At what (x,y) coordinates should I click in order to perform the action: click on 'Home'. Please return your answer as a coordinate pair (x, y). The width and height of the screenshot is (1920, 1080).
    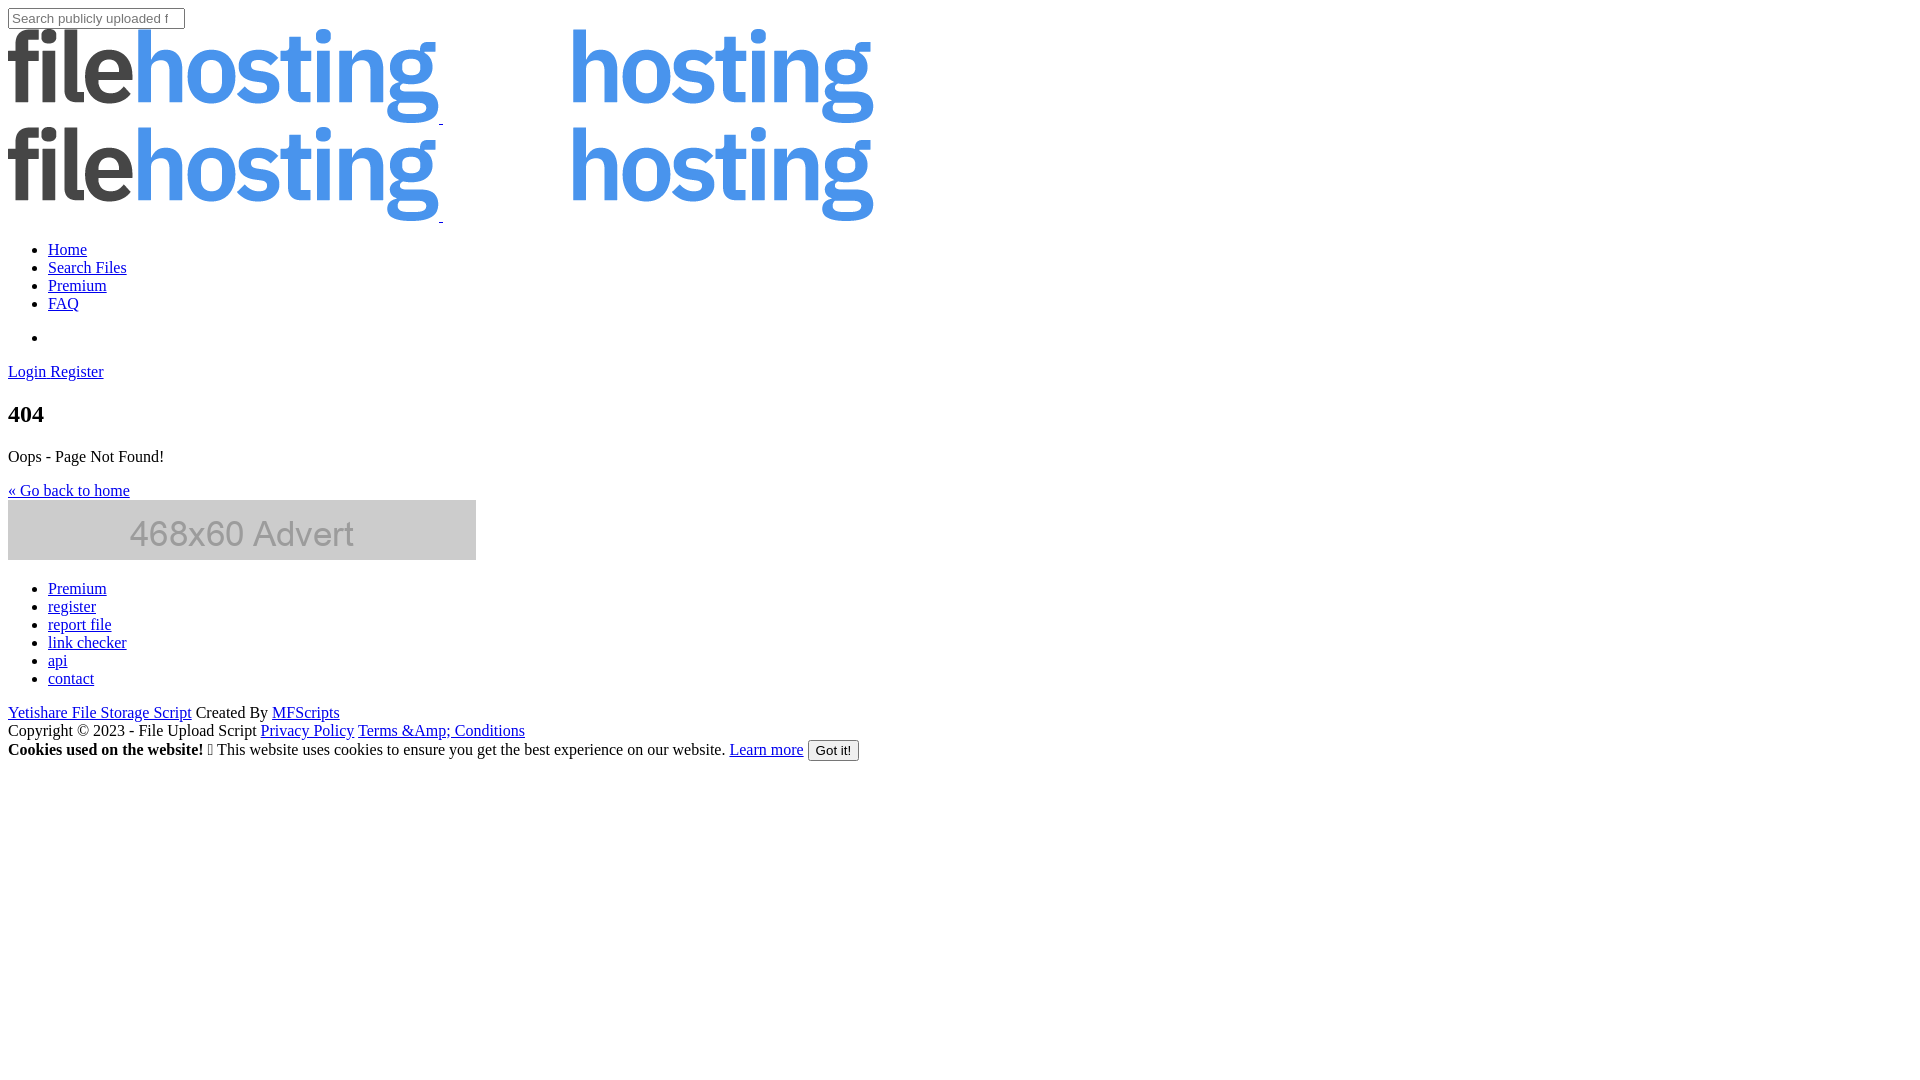
    Looking at the image, I should click on (67, 248).